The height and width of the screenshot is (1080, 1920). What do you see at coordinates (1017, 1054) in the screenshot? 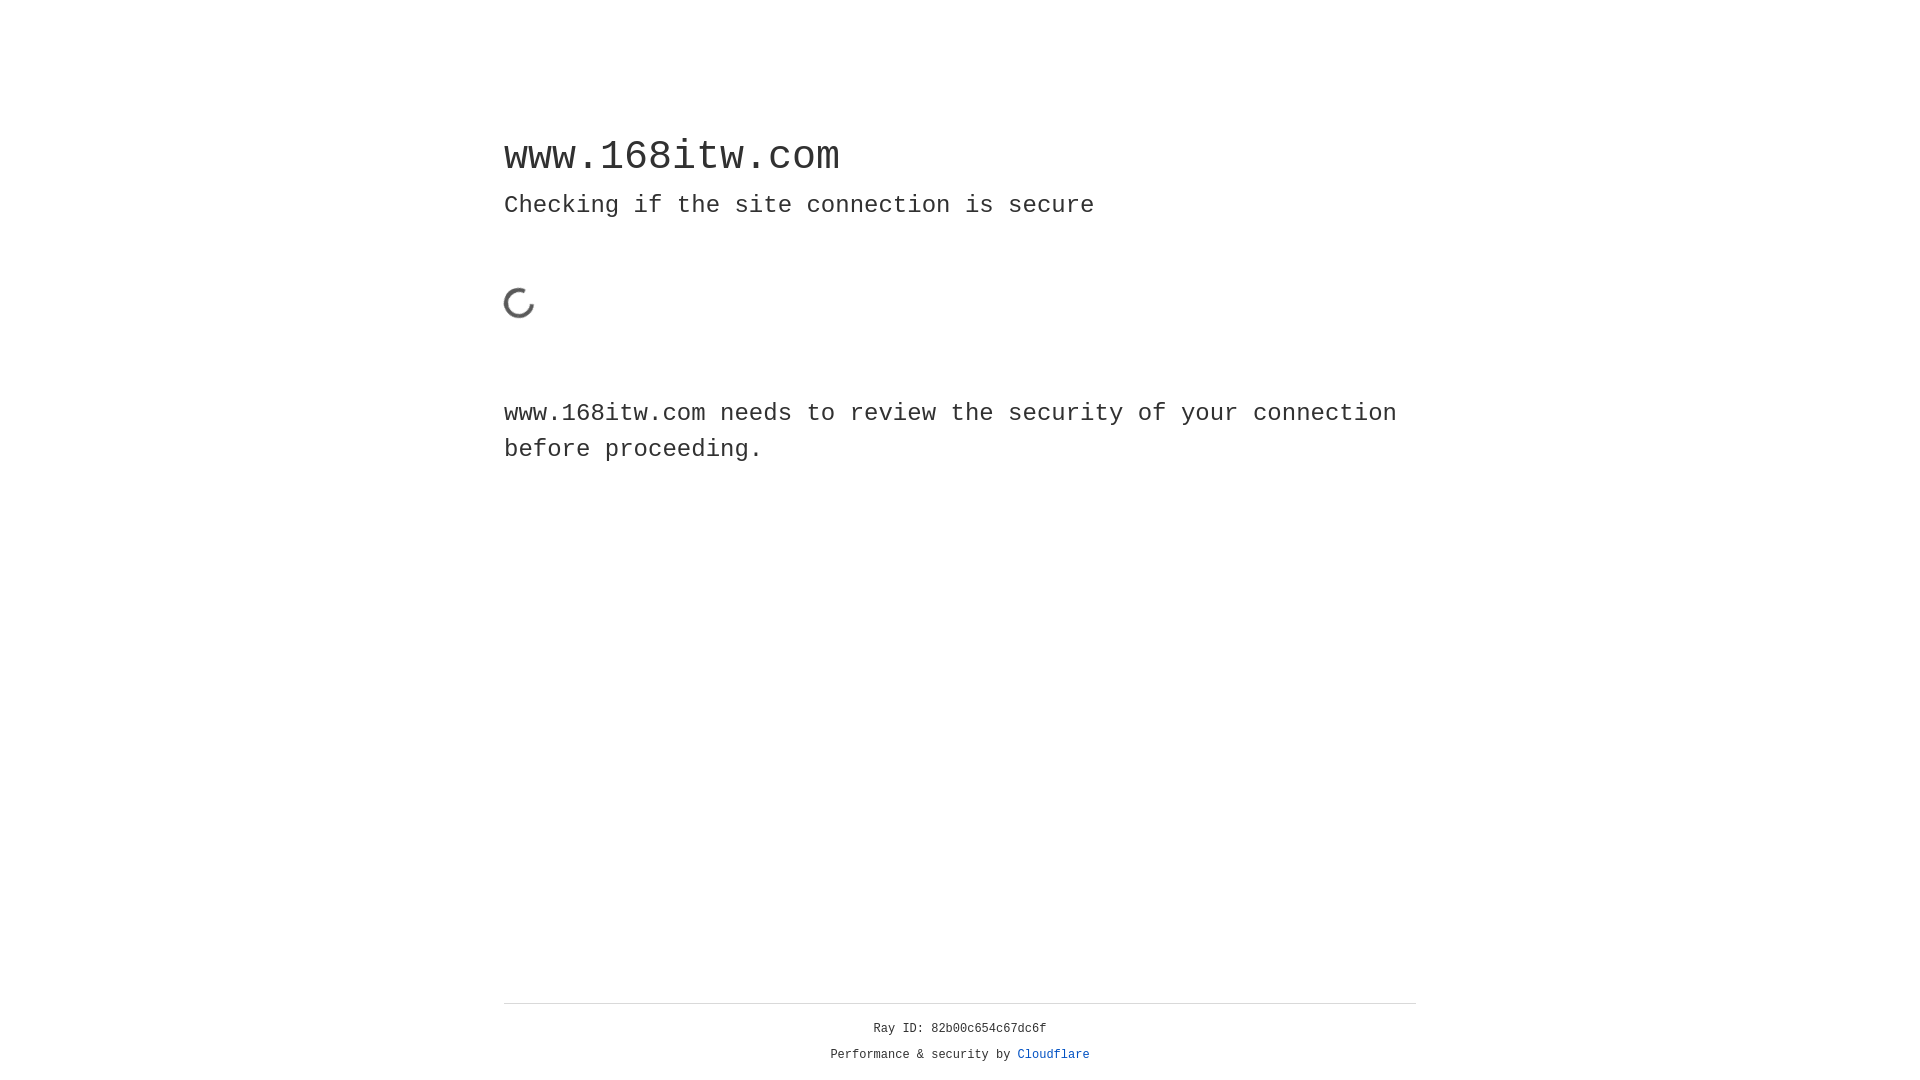
I see `'Cloudflare'` at bounding box center [1017, 1054].